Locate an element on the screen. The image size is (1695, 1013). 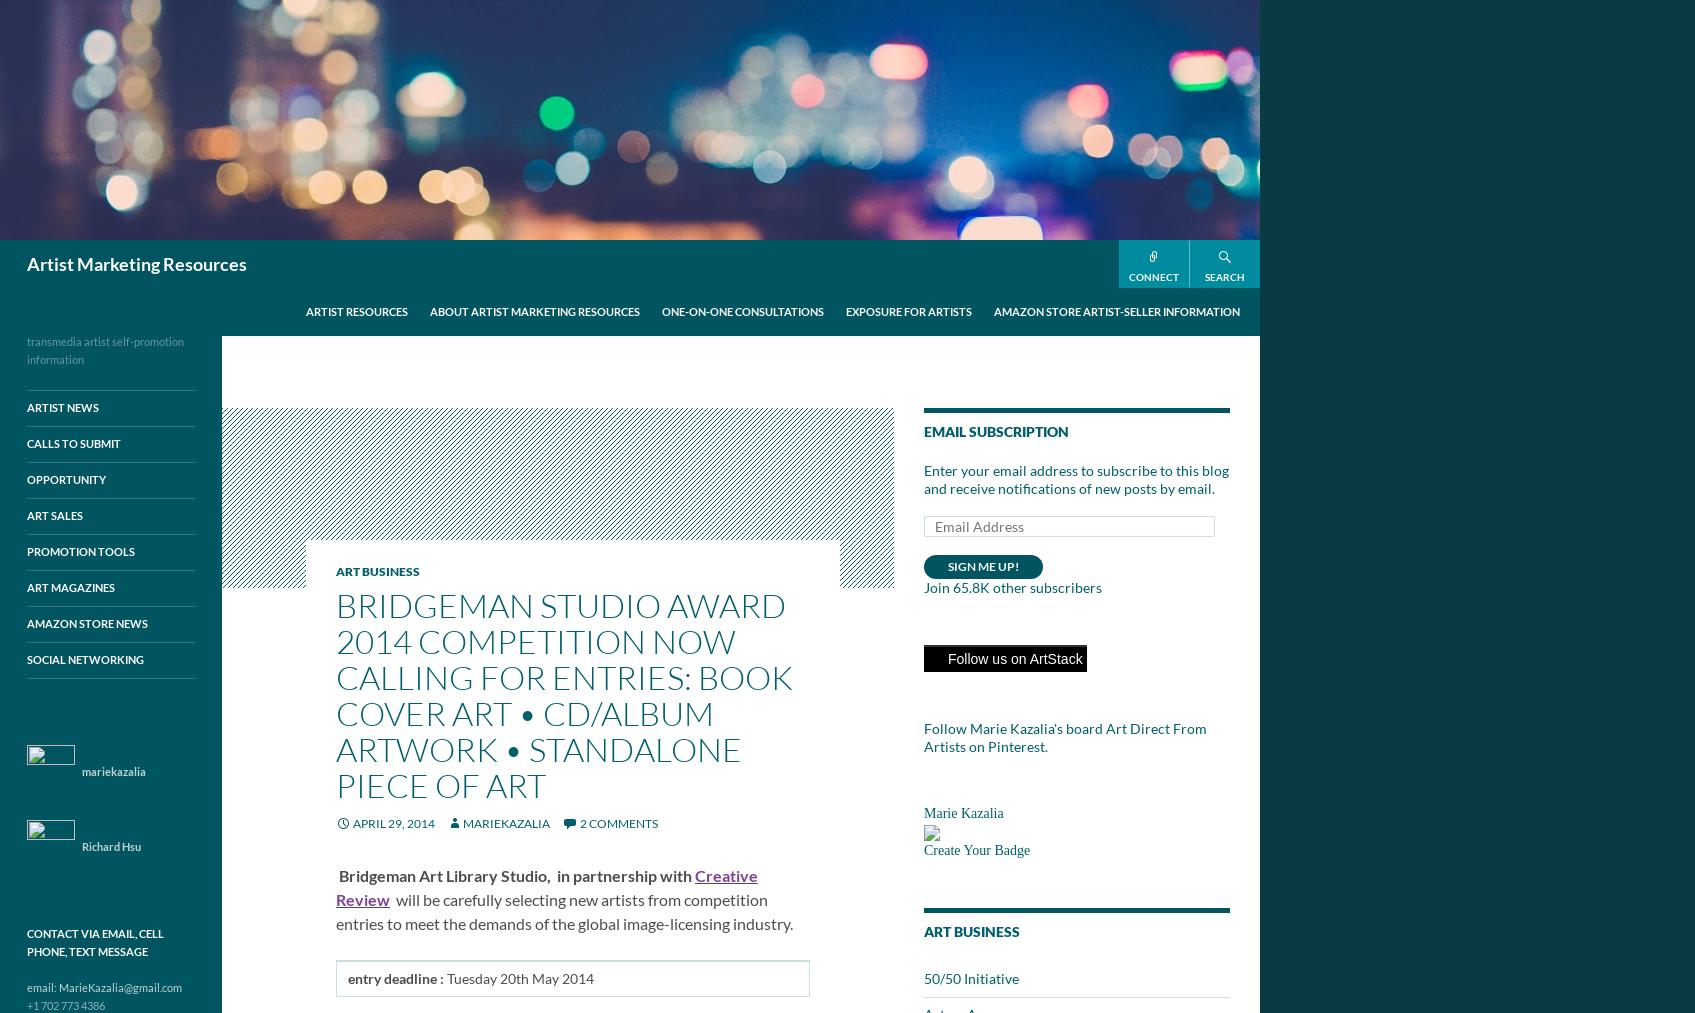
'Bridgeman Art Library Studio,  in partnership with' is located at coordinates (514, 874).